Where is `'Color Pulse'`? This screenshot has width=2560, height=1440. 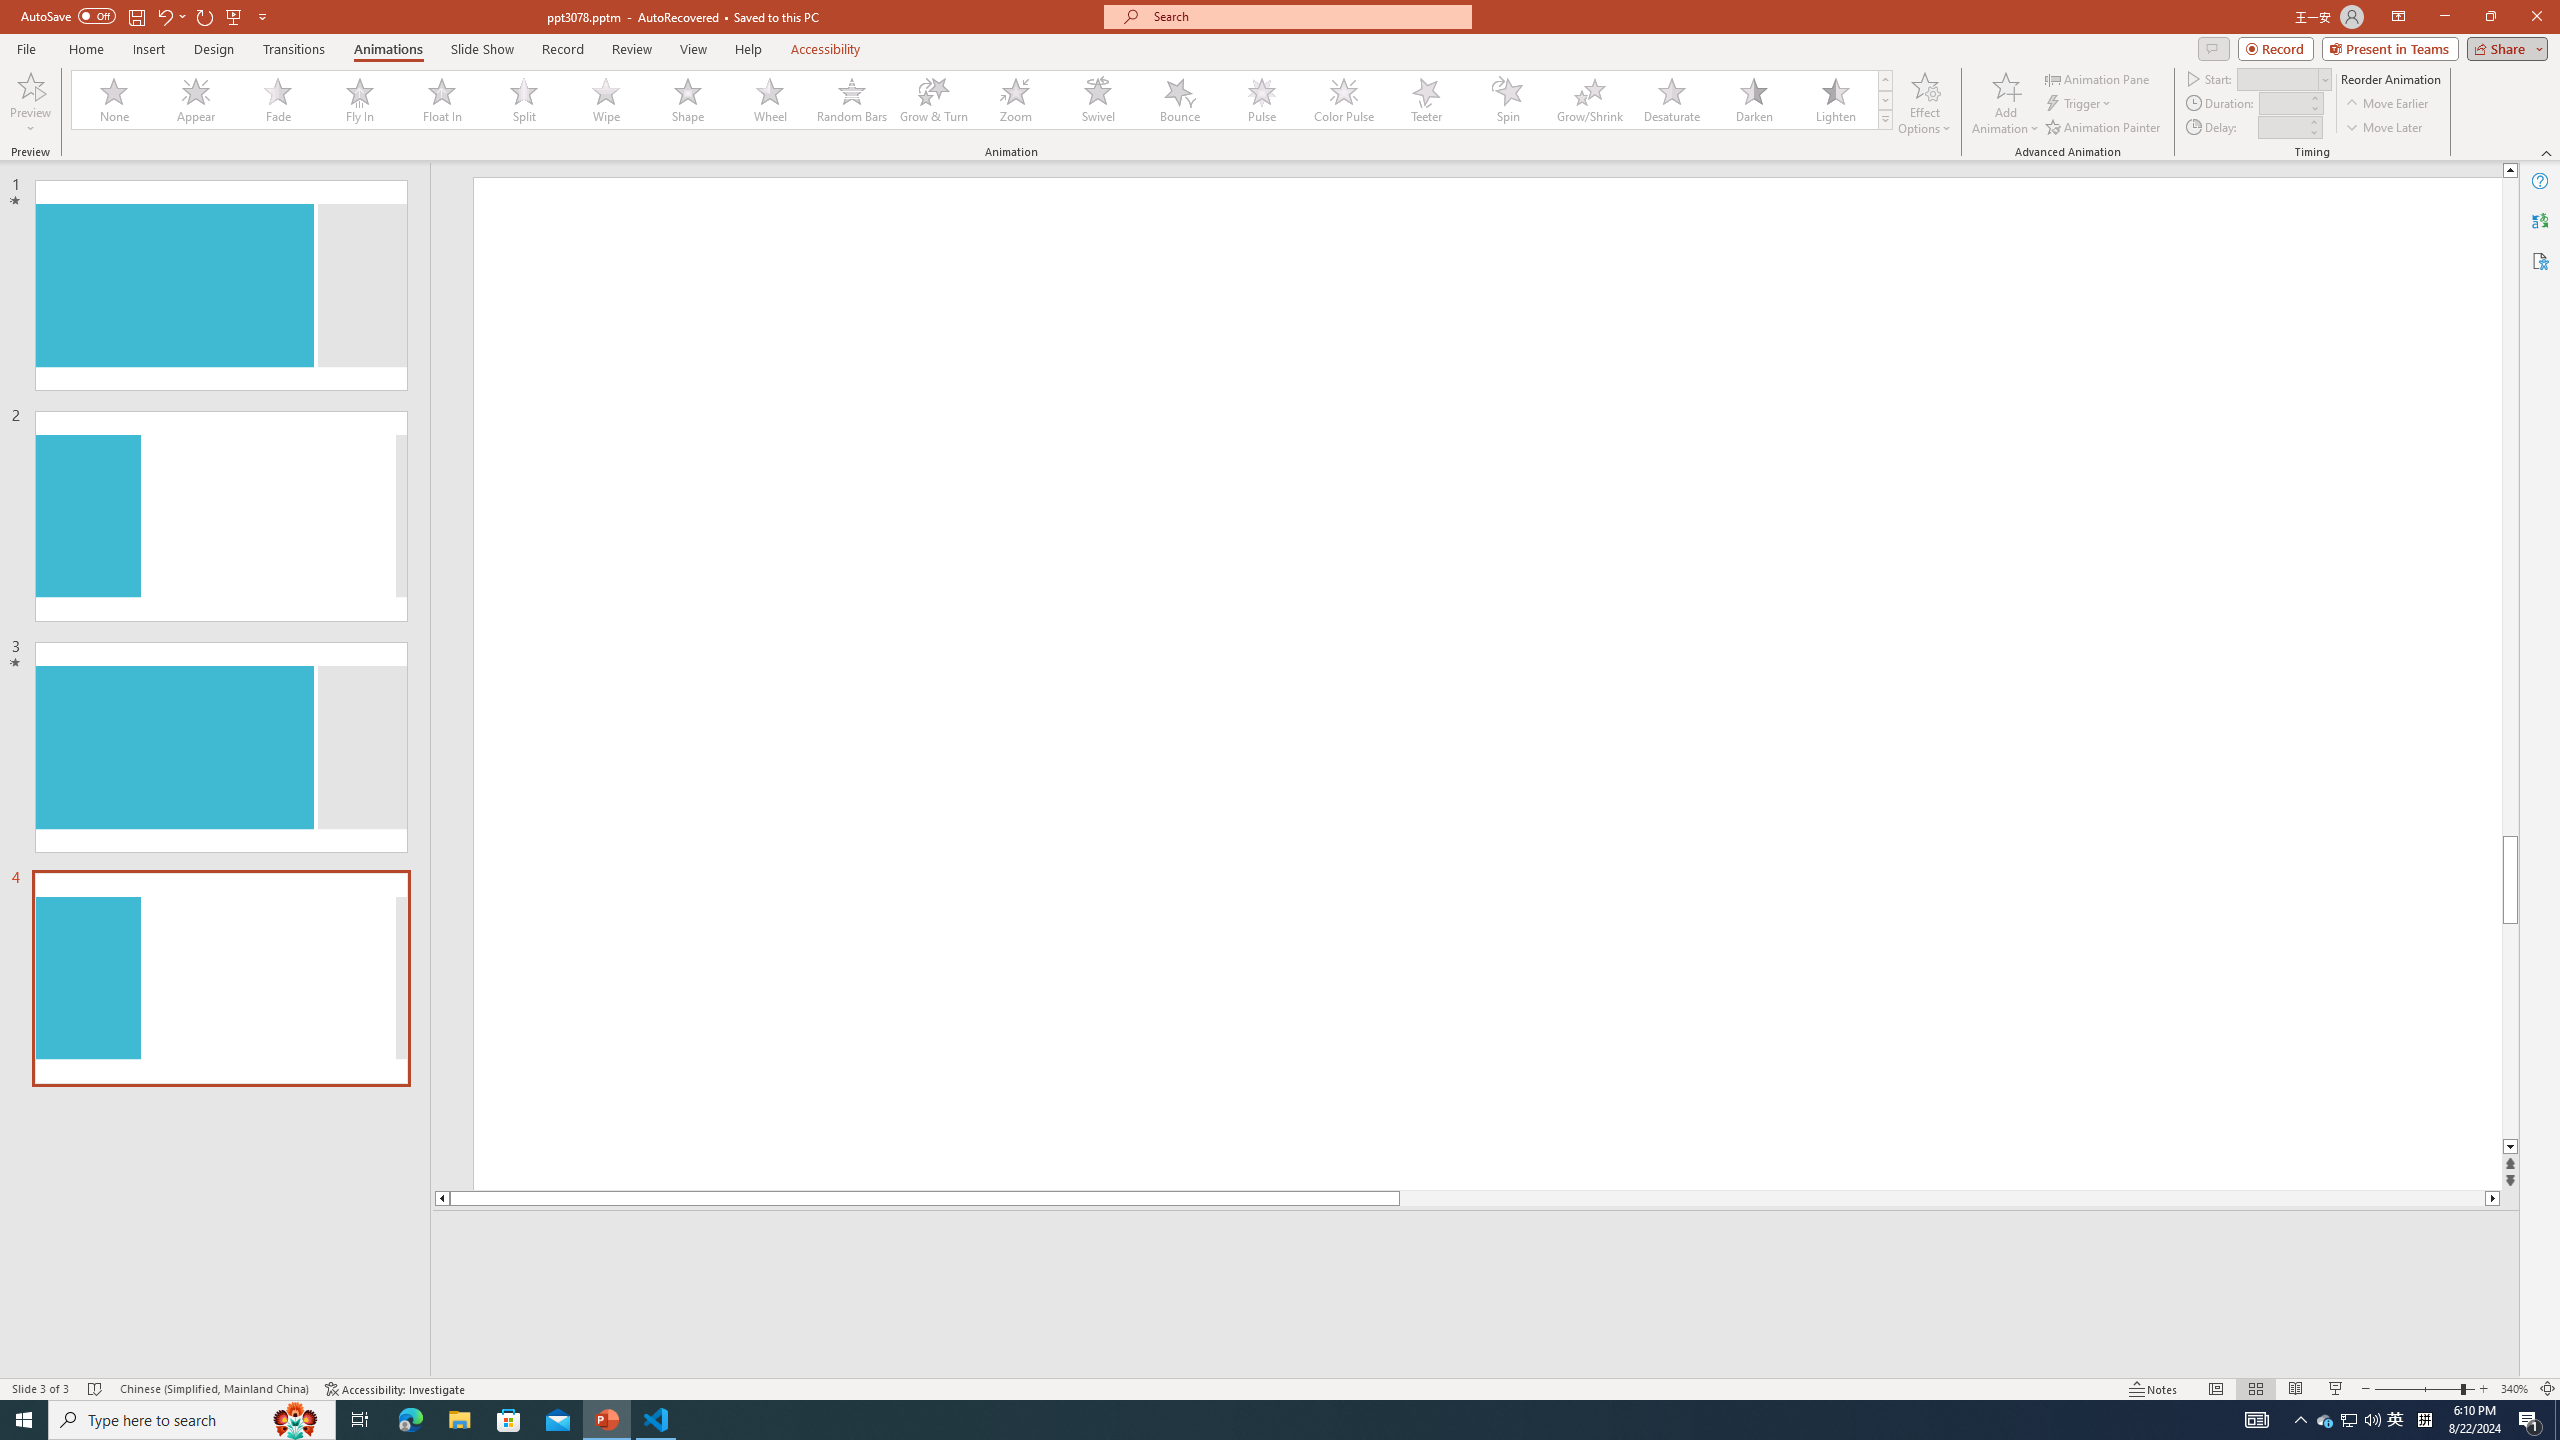 'Color Pulse' is located at coordinates (1344, 99).